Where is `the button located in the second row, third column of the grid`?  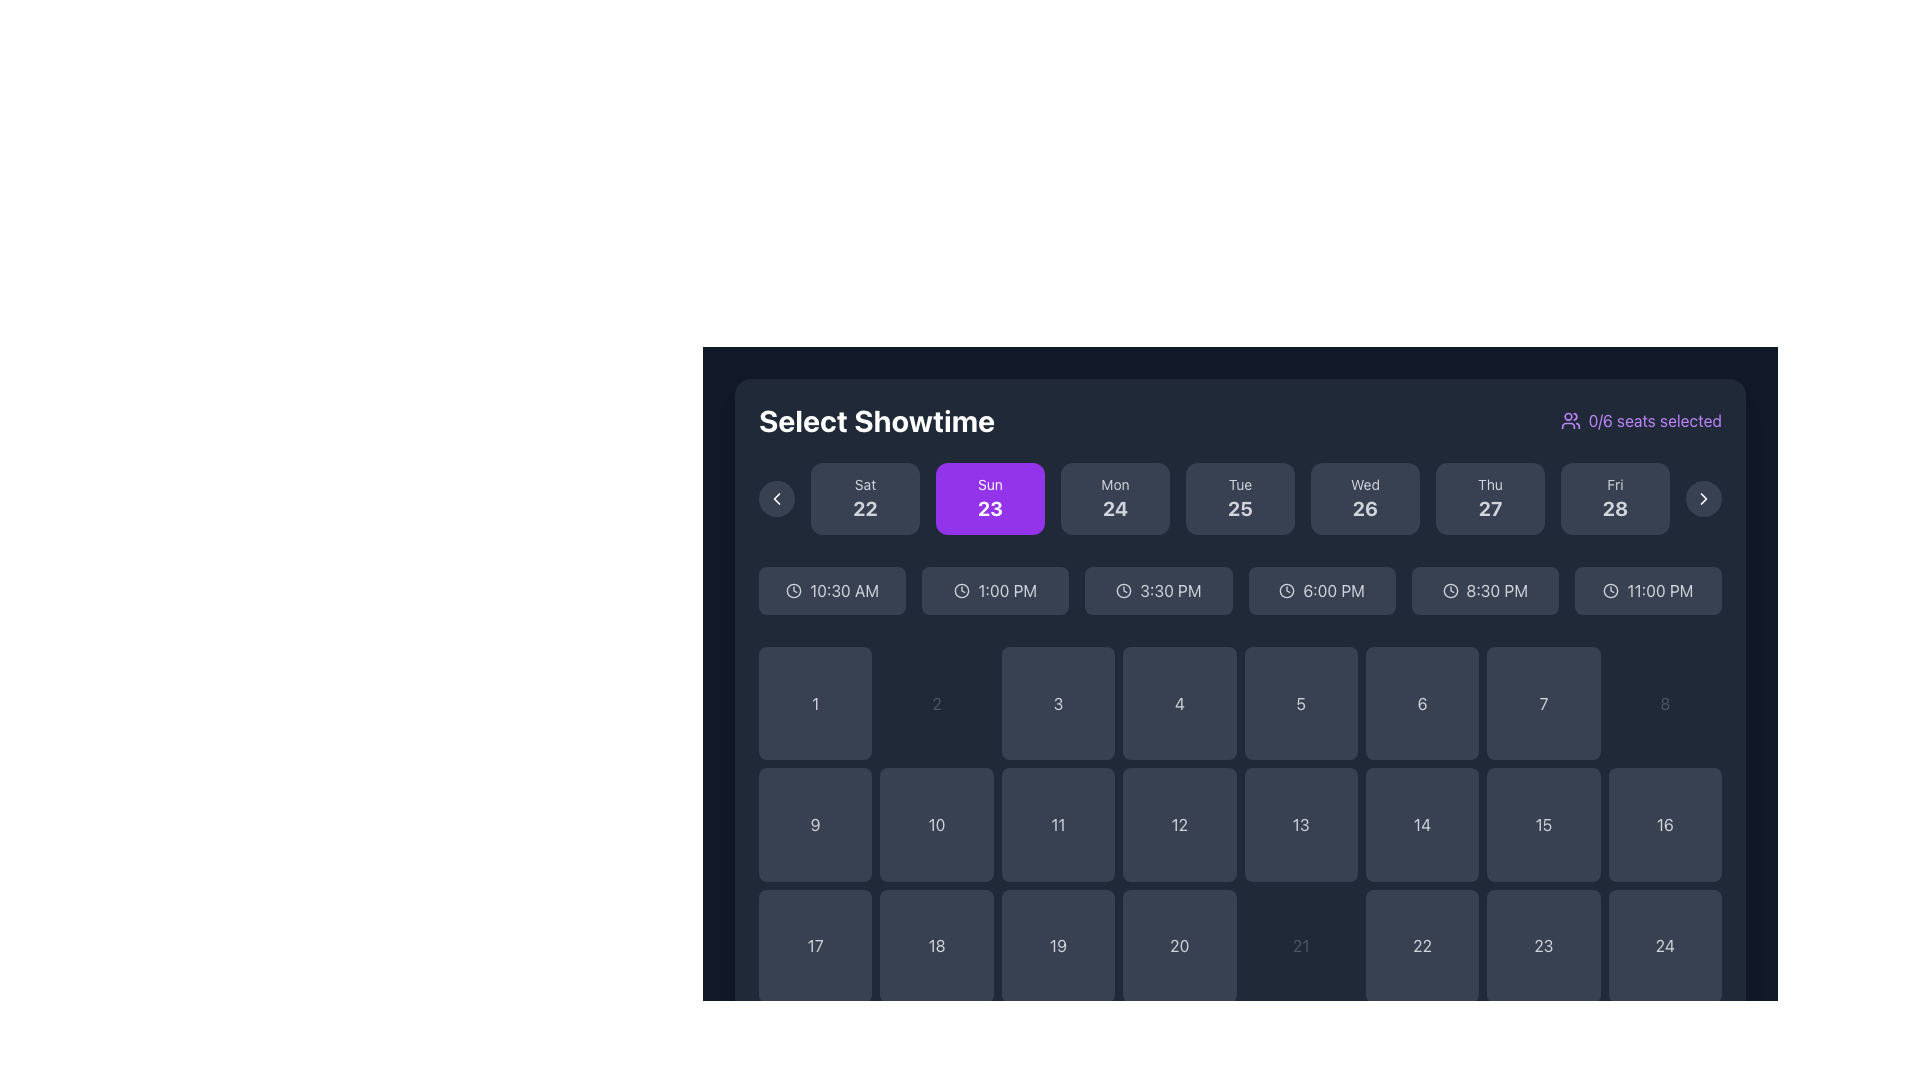
the button located in the second row, third column of the grid is located at coordinates (1056, 825).